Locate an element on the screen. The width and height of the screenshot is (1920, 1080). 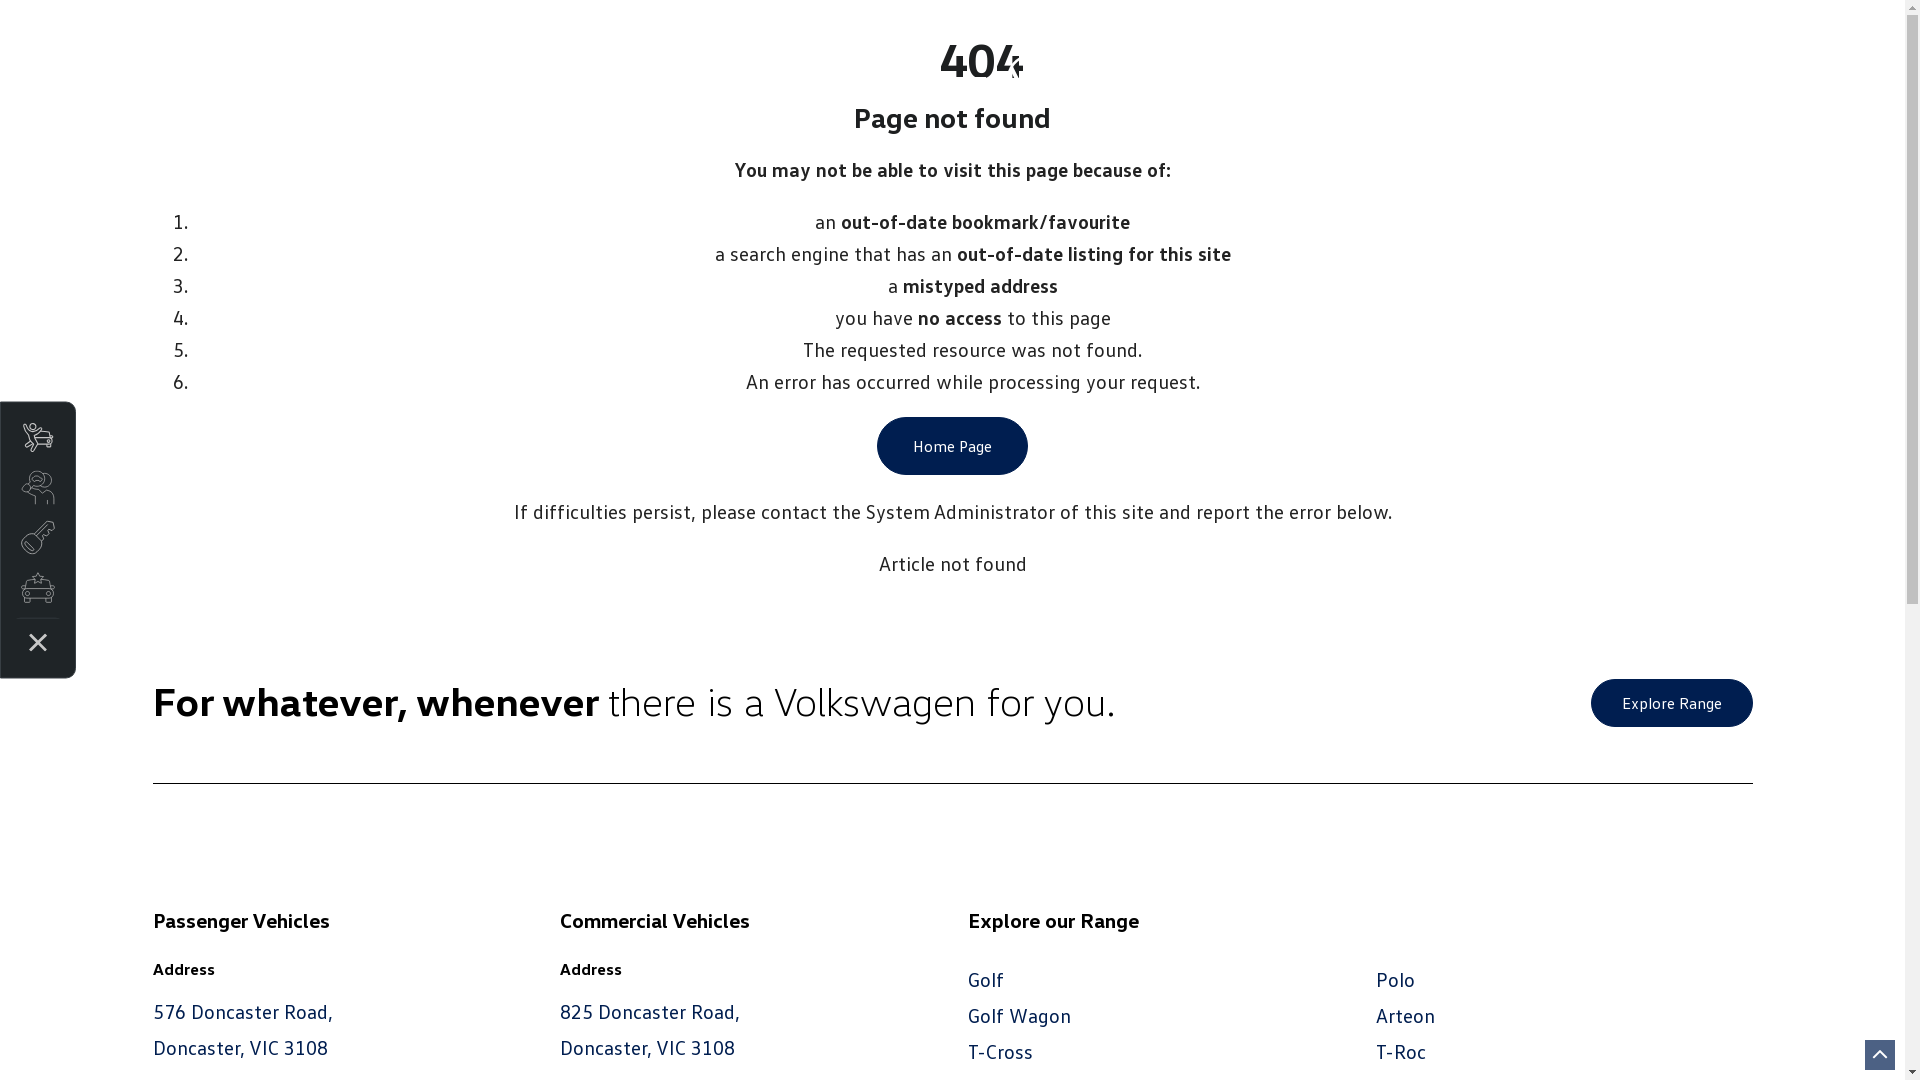
'Home Page' is located at coordinates (951, 445).